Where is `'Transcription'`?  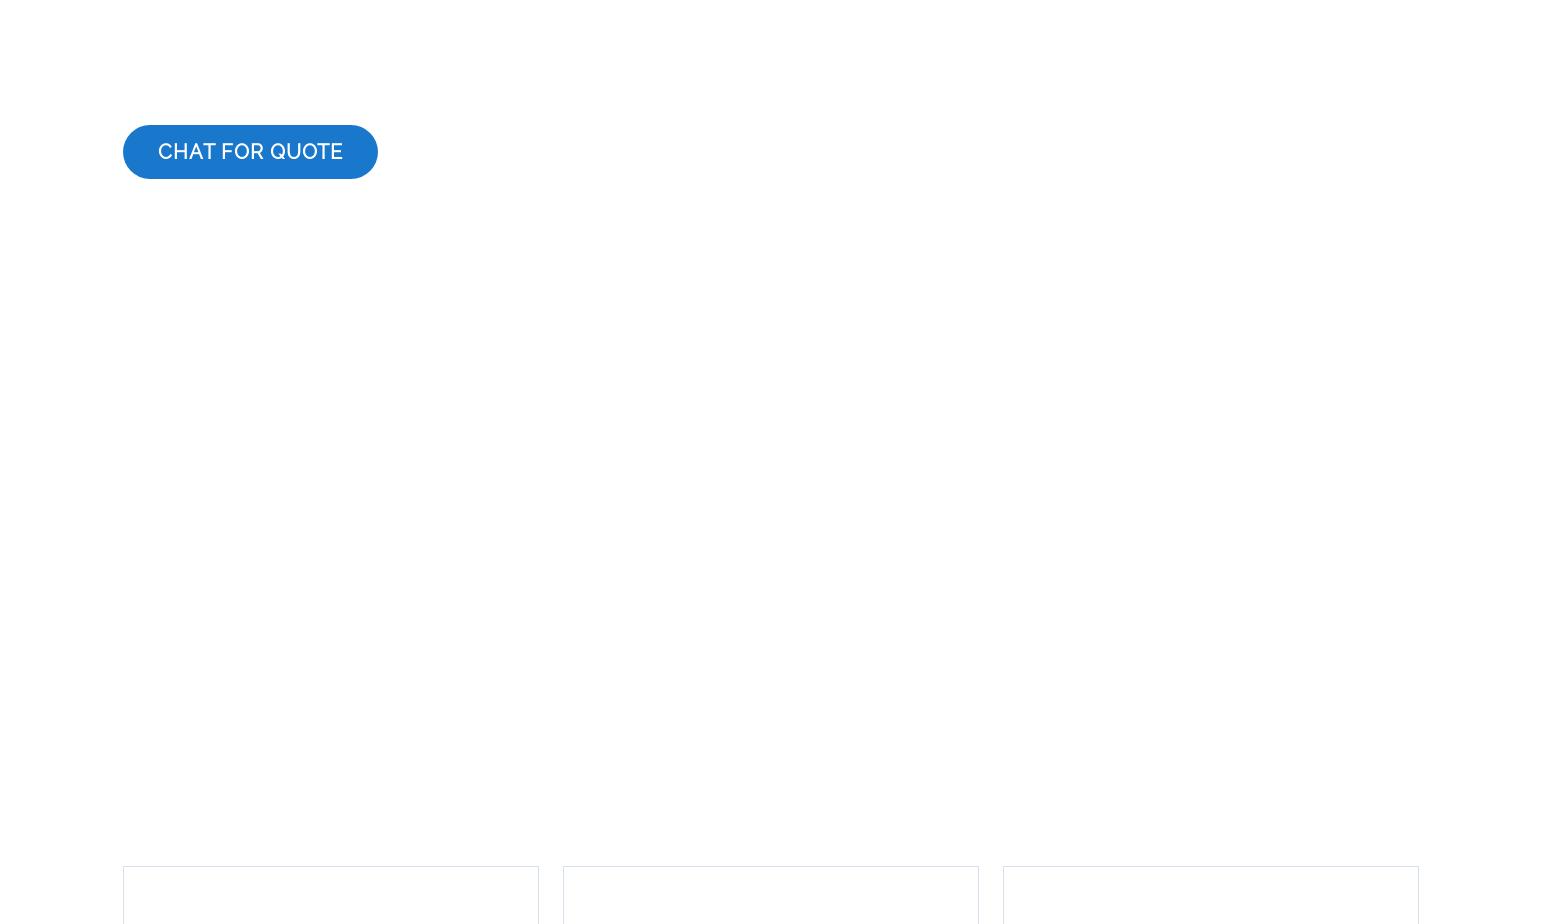 'Transcription' is located at coordinates (186, 774).